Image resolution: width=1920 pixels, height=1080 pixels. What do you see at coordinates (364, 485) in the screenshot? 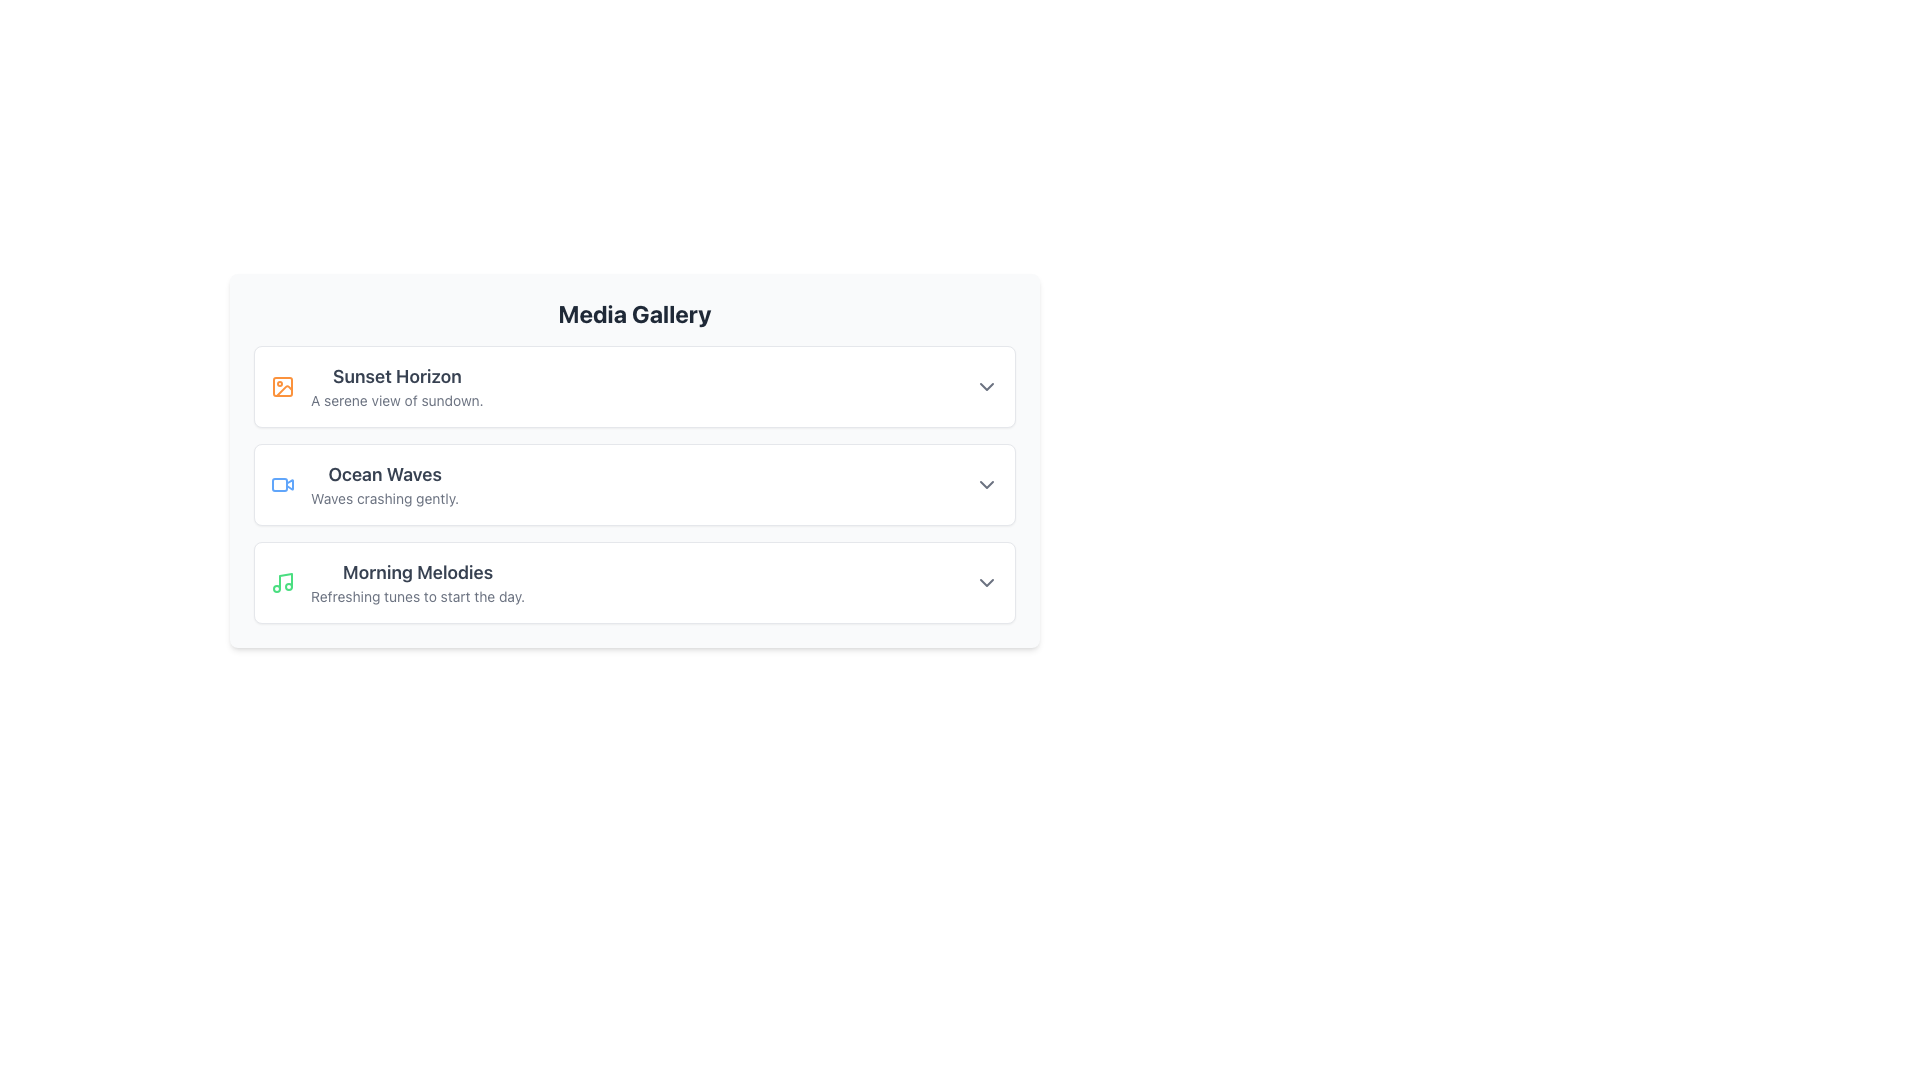
I see `the 'Ocean Waves' List Item with Icon and Text in the Media Gallery` at bounding box center [364, 485].